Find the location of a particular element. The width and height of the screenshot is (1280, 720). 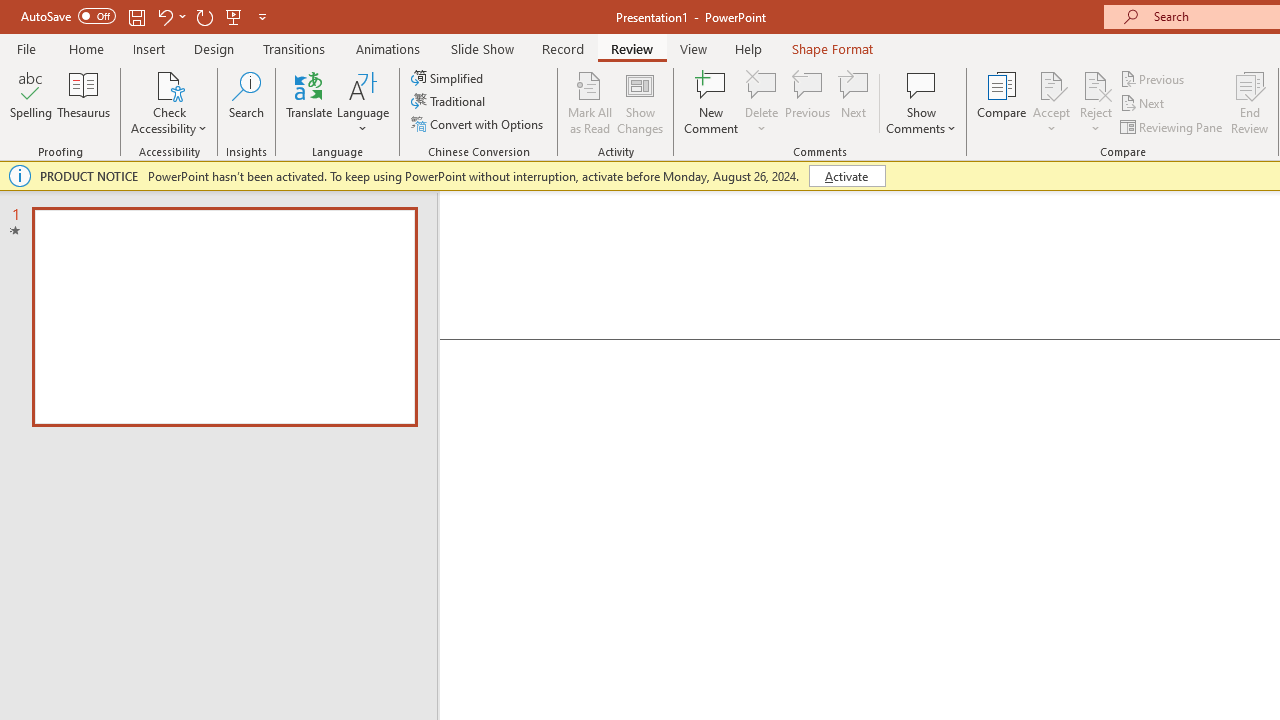

'Show Changes' is located at coordinates (640, 103).